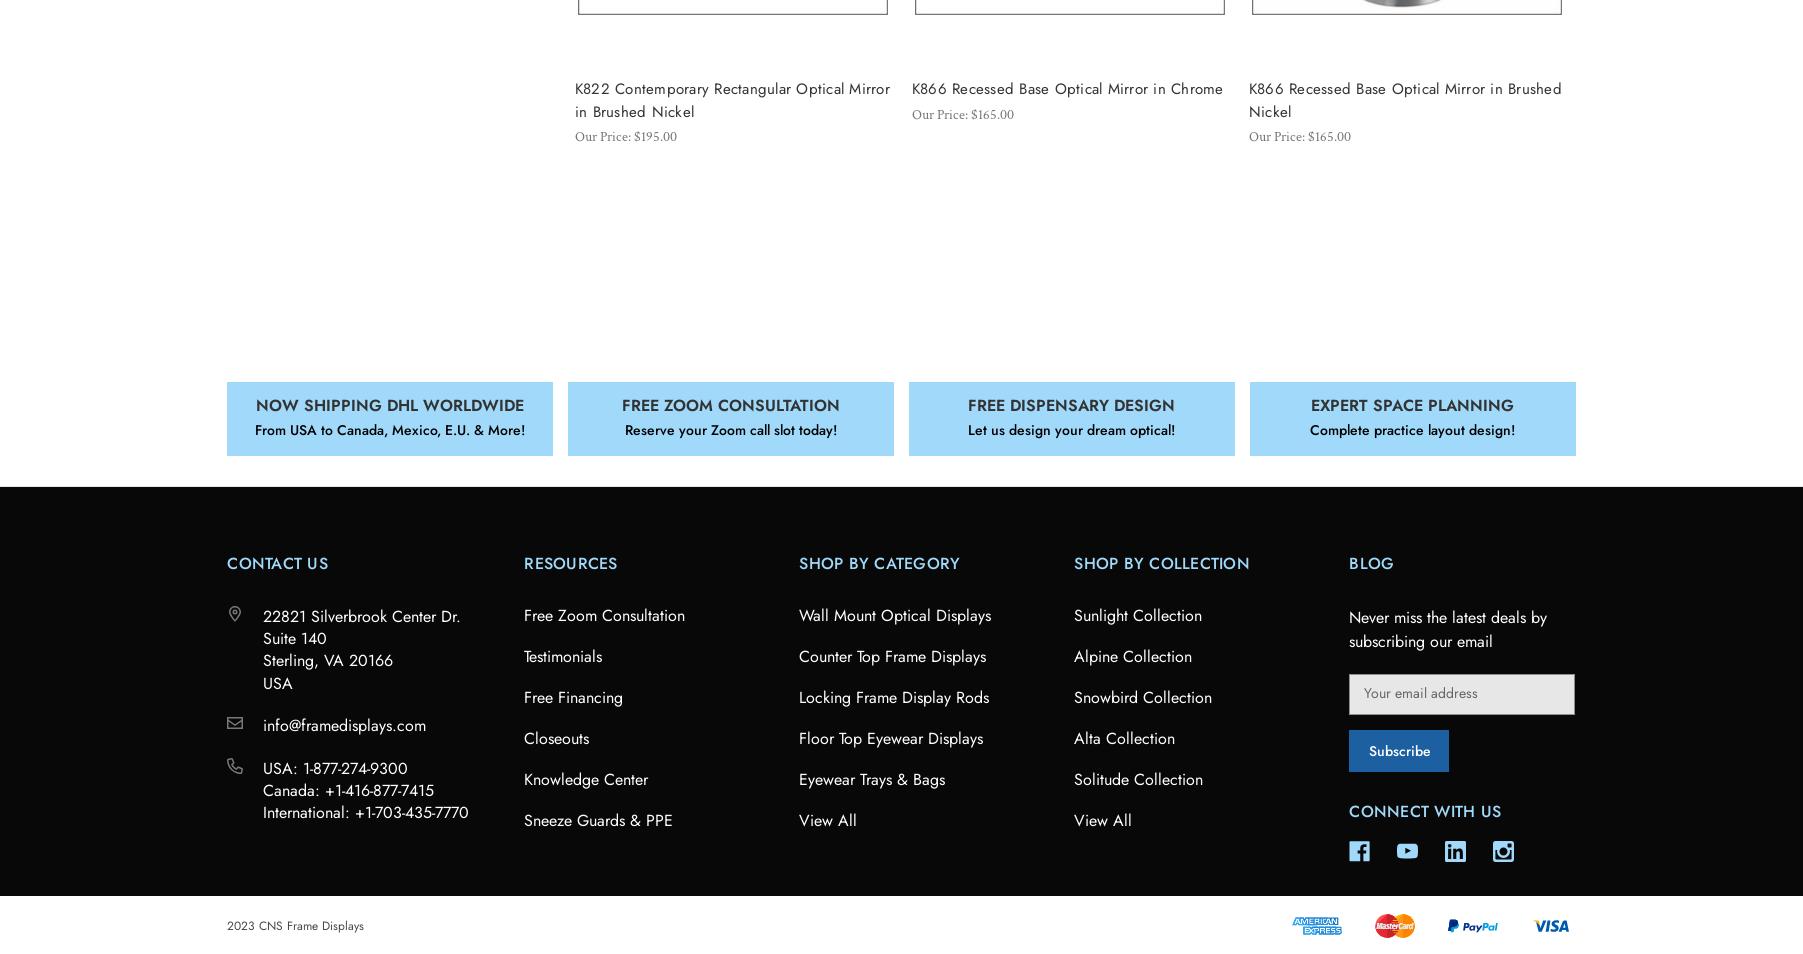 This screenshot has width=1803, height=954. What do you see at coordinates (1138, 778) in the screenshot?
I see `'Solitude Collection'` at bounding box center [1138, 778].